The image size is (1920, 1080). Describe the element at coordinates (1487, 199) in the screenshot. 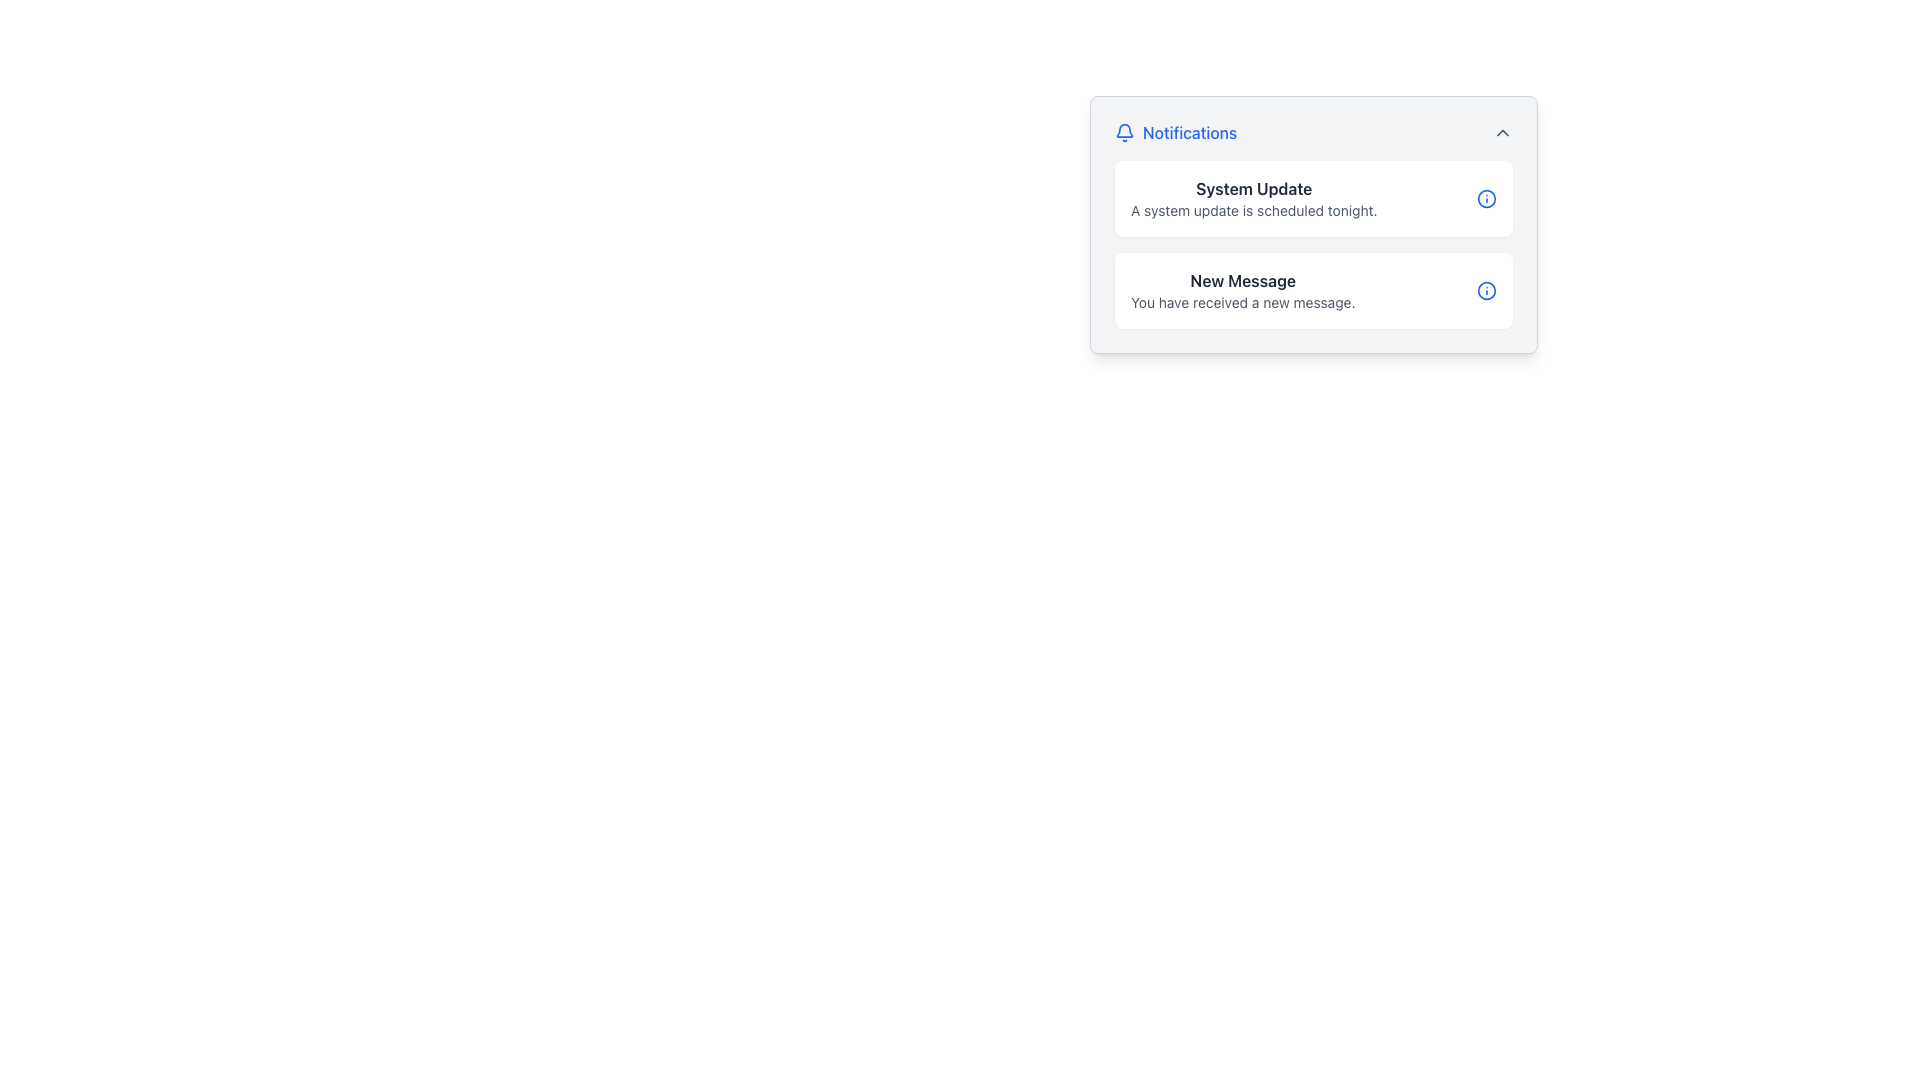

I see `the info icon located on the right side of the 'System Update' section within the notification panel` at that location.